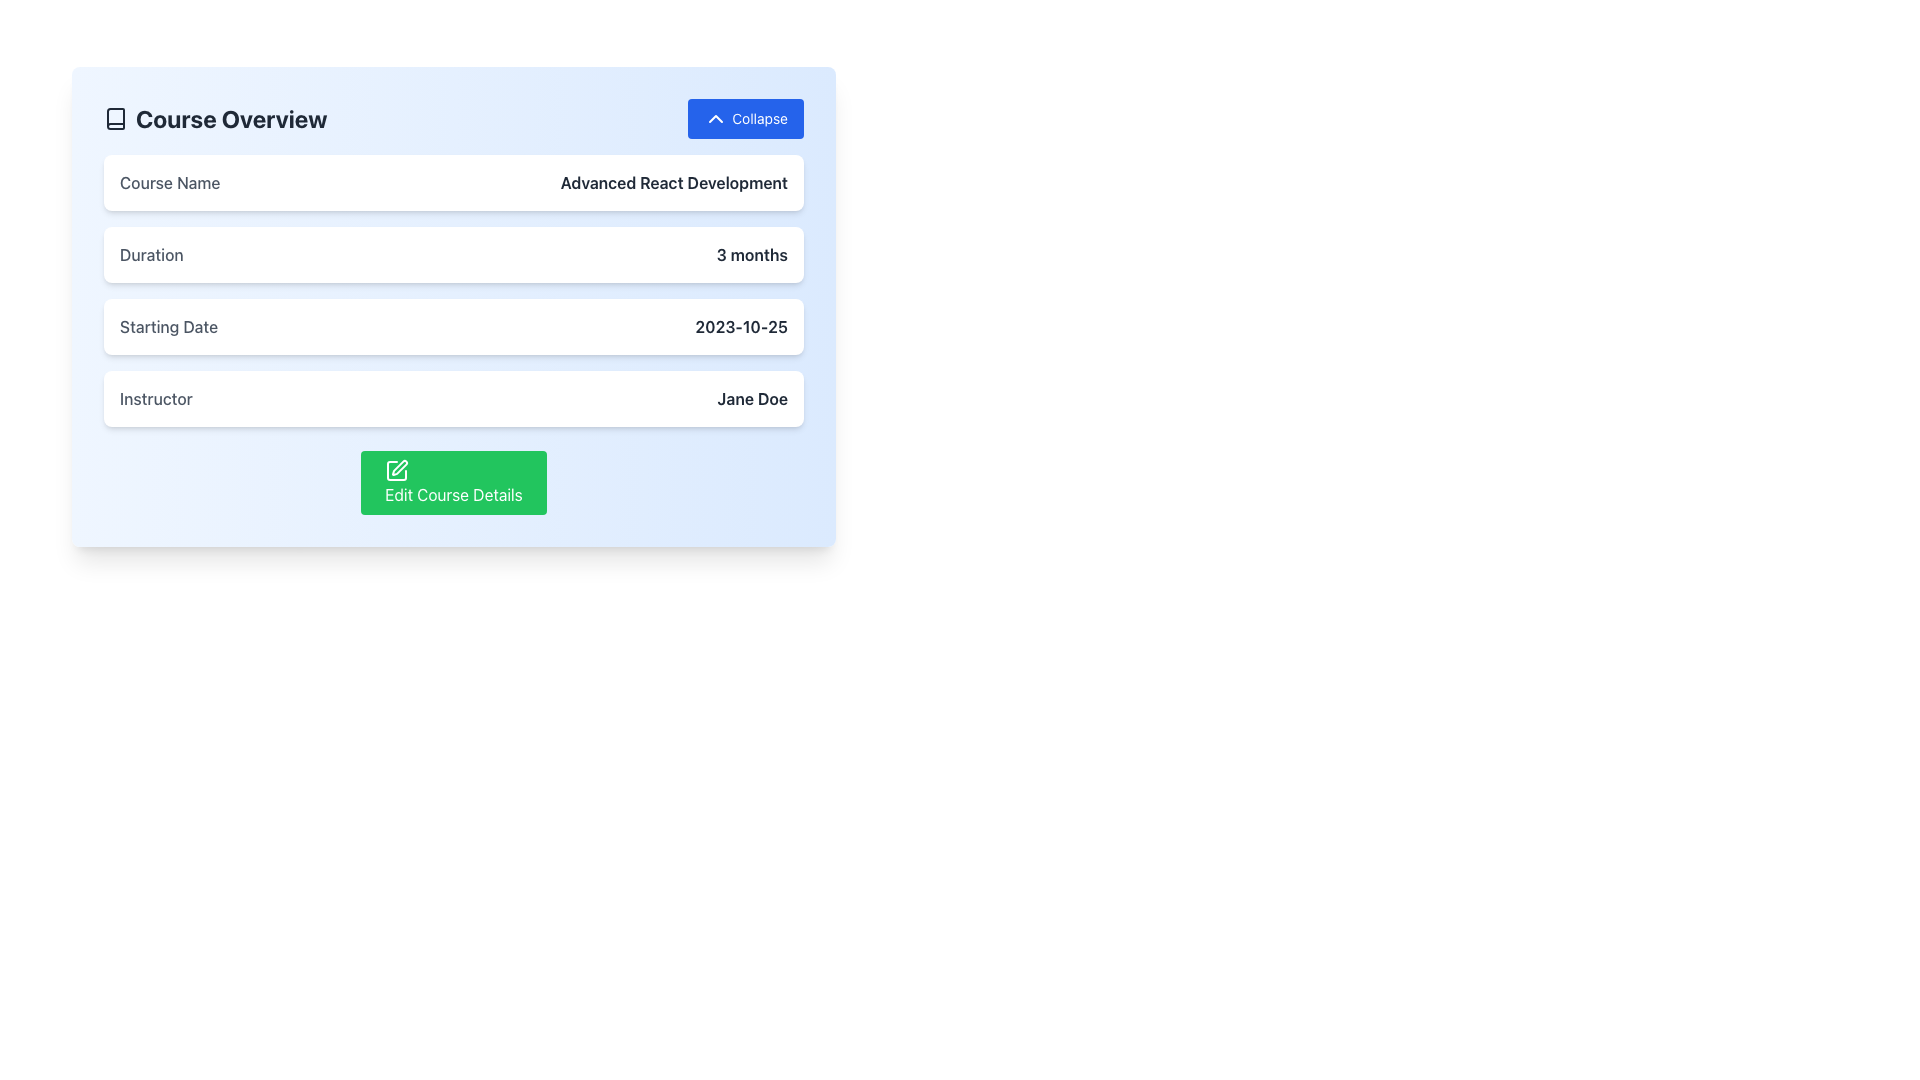 This screenshot has height=1080, width=1920. What do you see at coordinates (114, 119) in the screenshot?
I see `the small book icon located to the left of the 'Course Overview' text in the header section of the card` at bounding box center [114, 119].